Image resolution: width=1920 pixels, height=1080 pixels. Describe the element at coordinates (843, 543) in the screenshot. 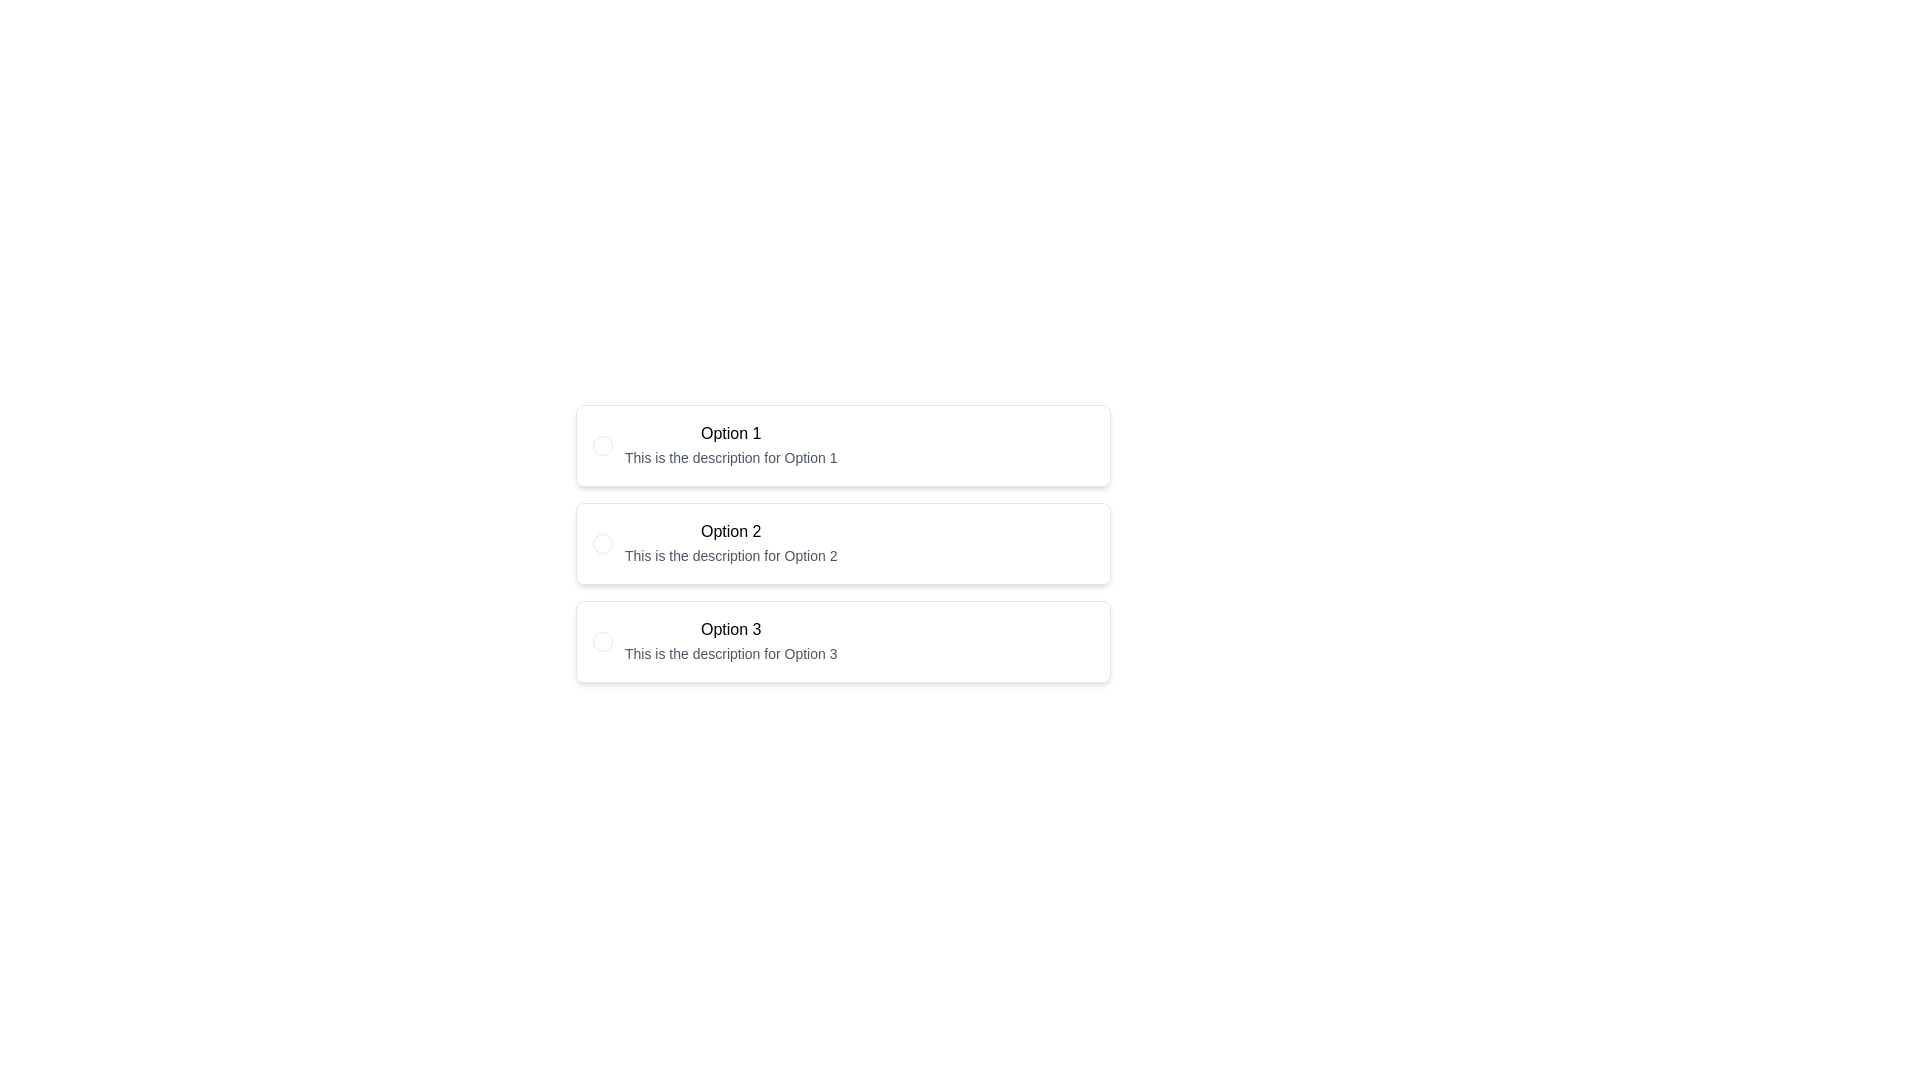

I see `the radio button representing 'Option 2'` at that location.